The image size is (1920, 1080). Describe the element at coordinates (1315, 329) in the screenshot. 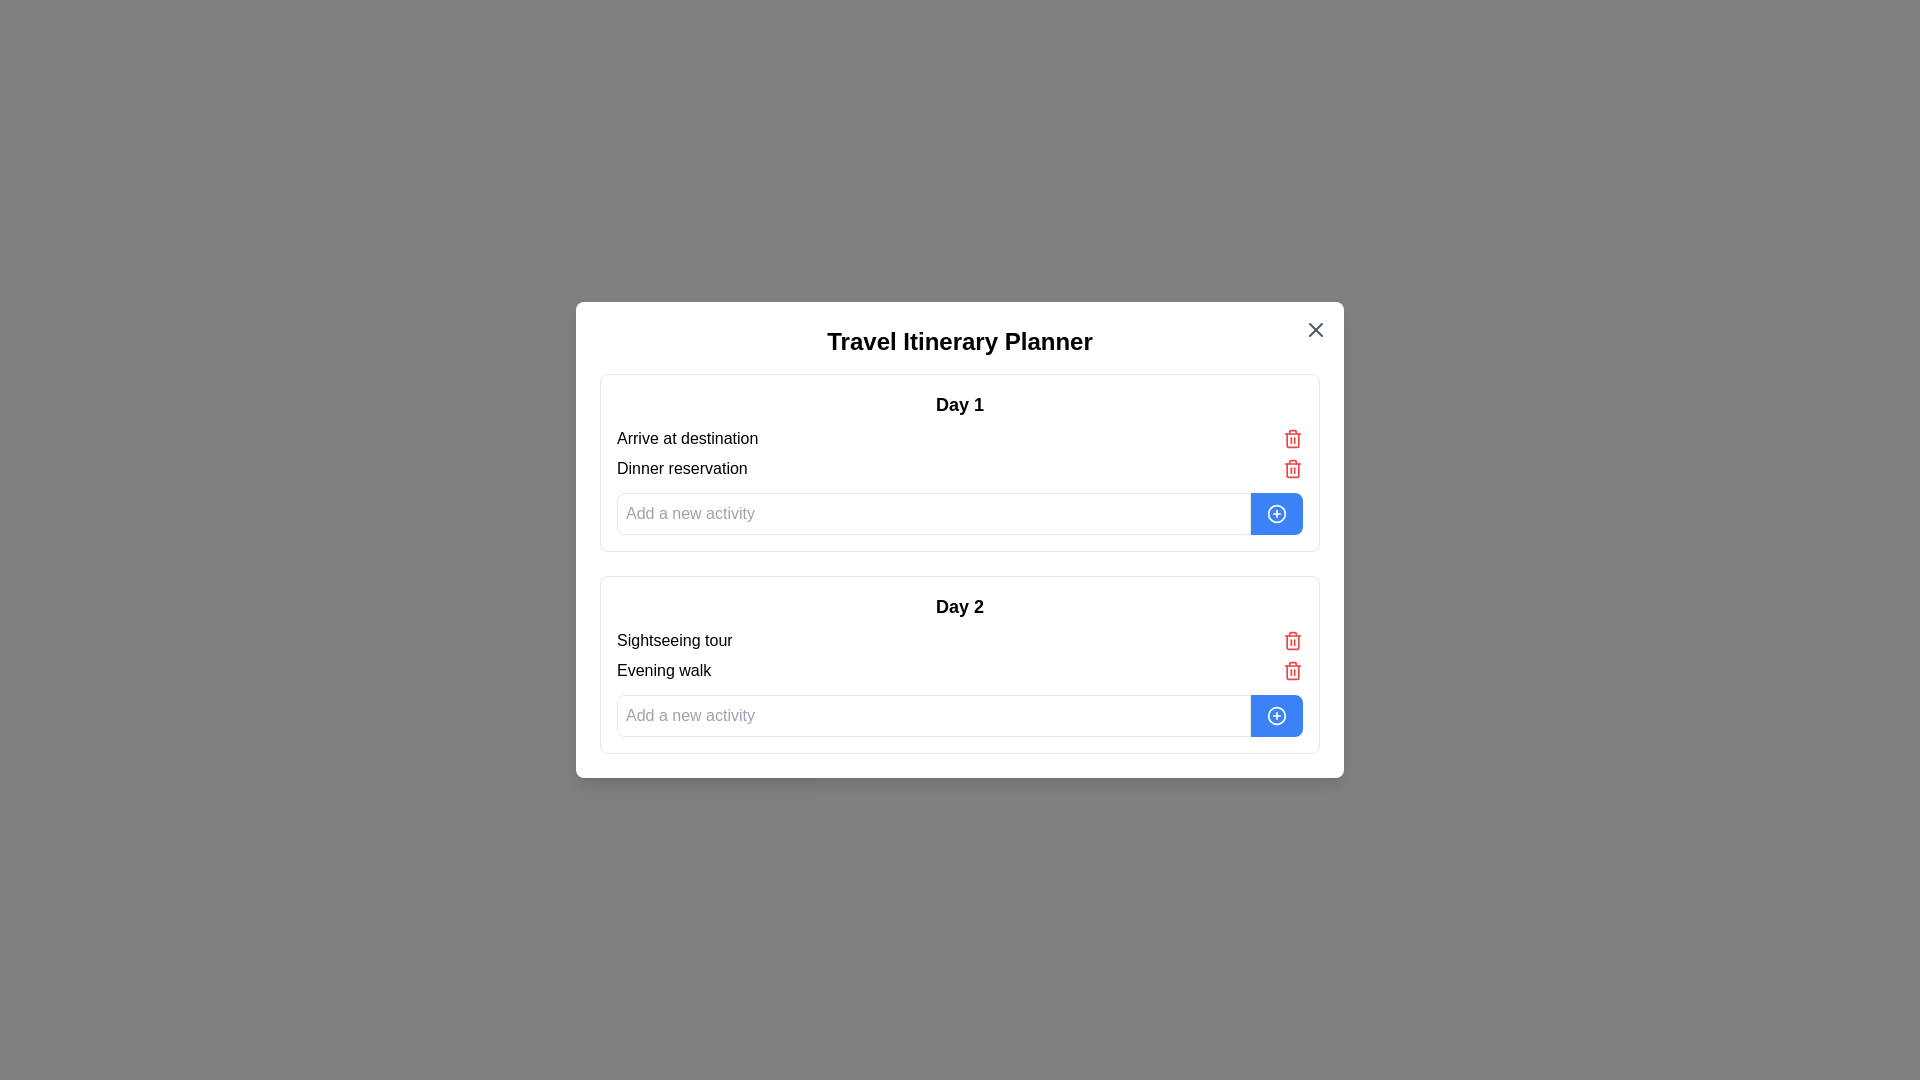

I see `the close button, represented by a diagonal cross icon ('X'), located in the top-right corner of the 'Travel Itinerary Planner' modal` at that location.